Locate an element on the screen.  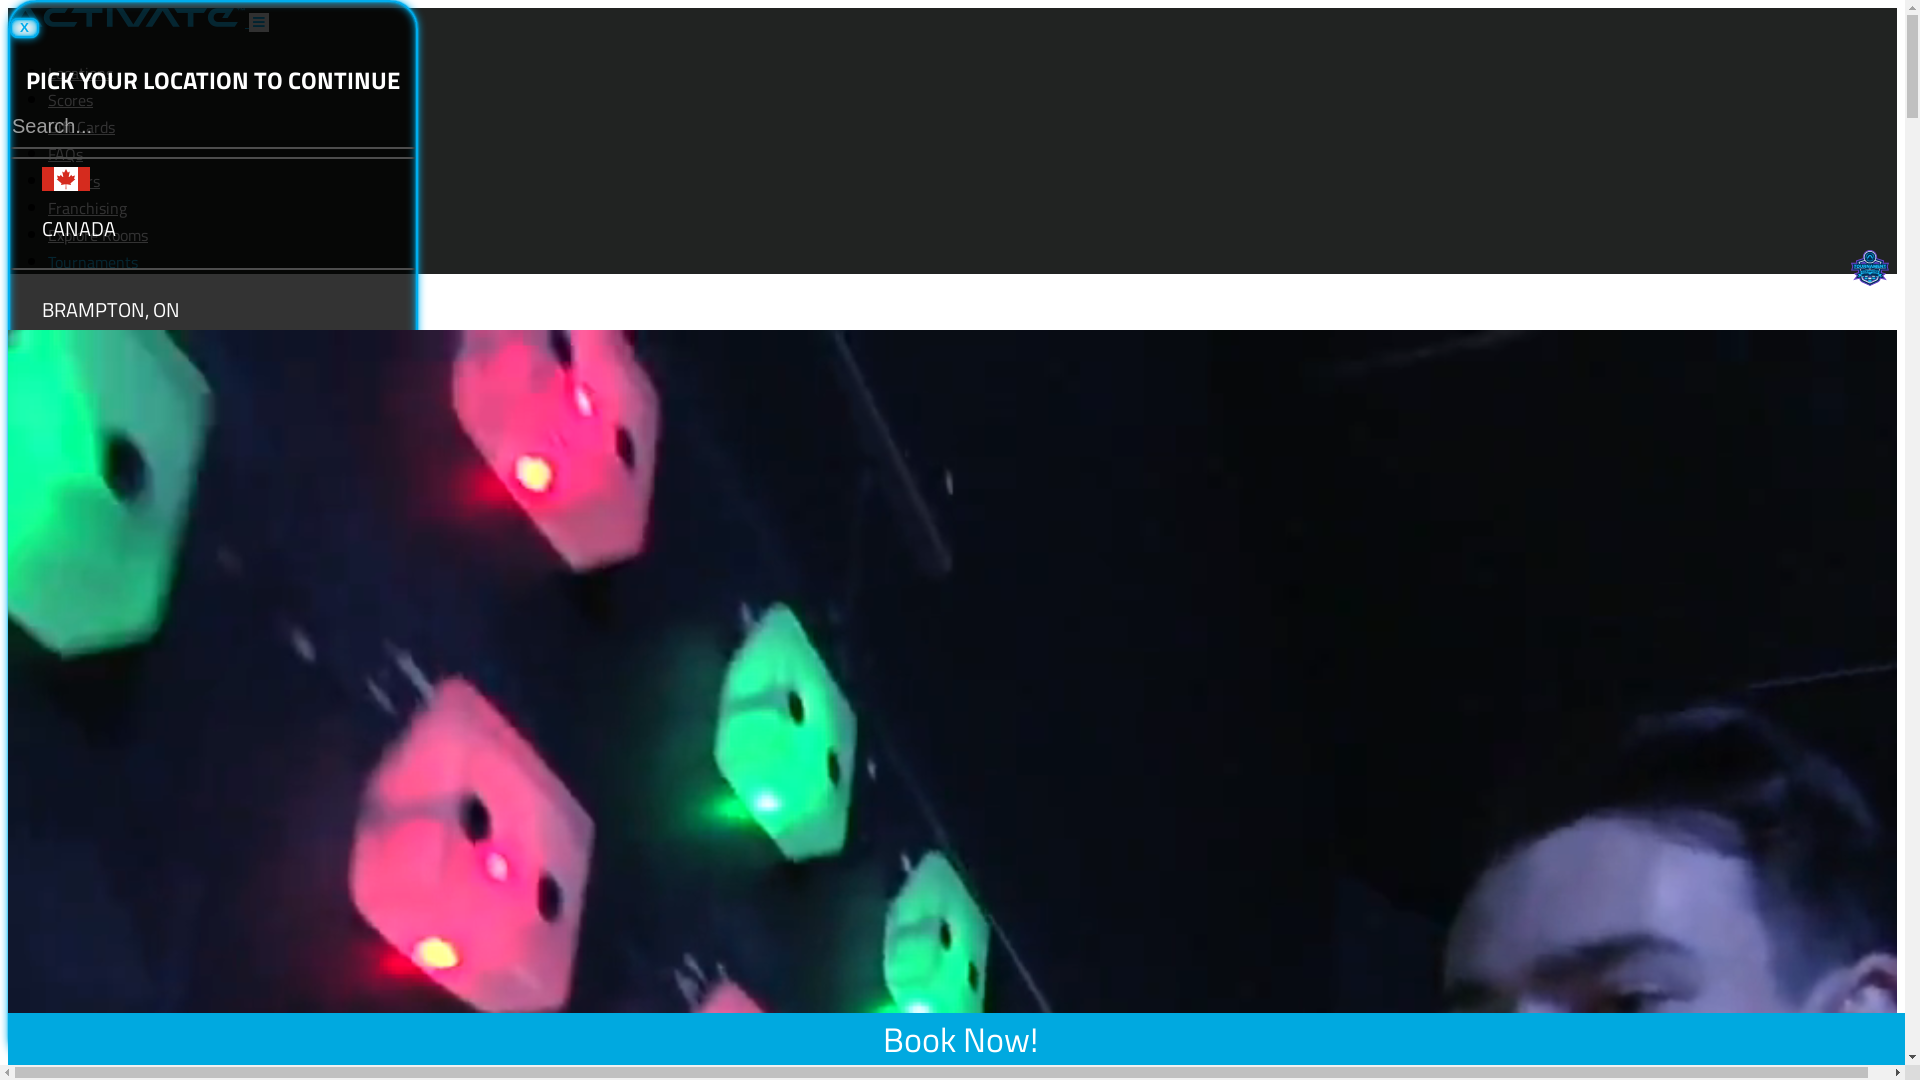
'Explore Rooms' is located at coordinates (96, 234).